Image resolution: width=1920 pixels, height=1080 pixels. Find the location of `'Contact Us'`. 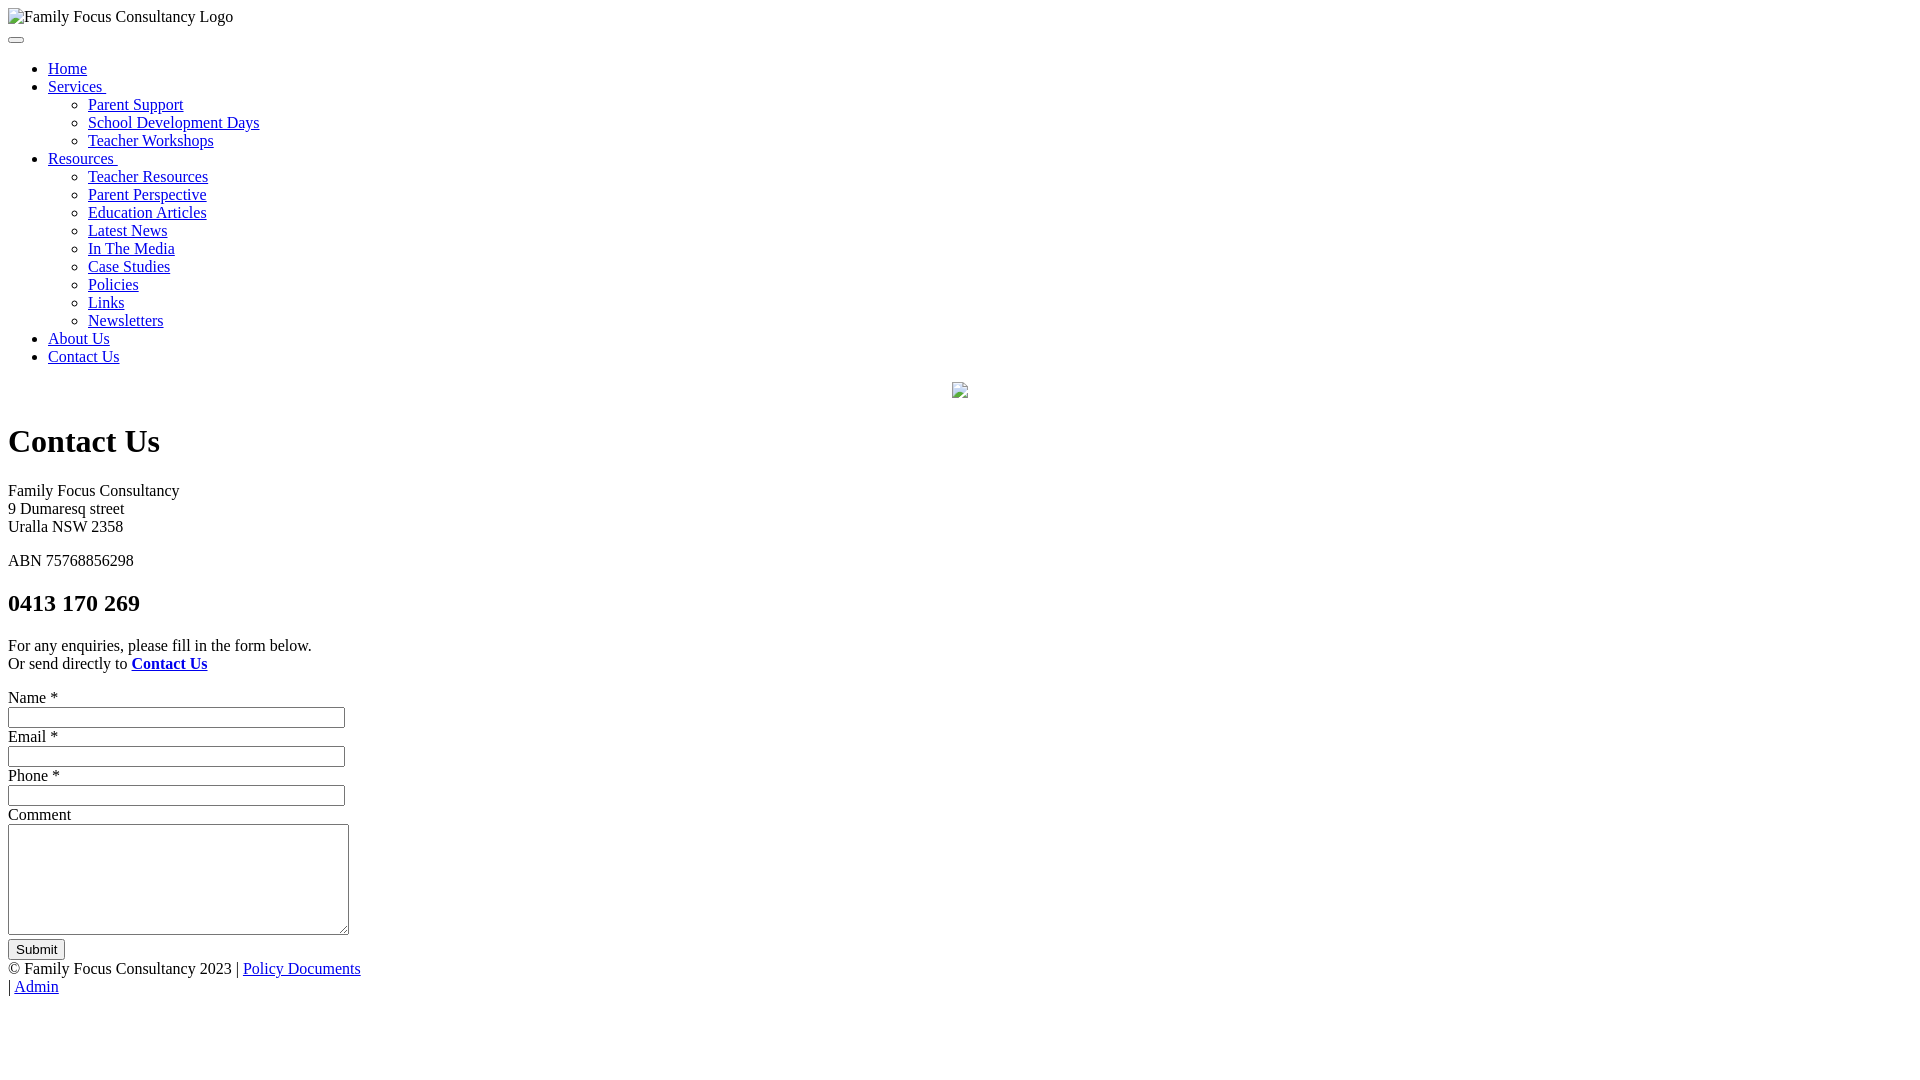

'Contact Us' is located at coordinates (131, 663).